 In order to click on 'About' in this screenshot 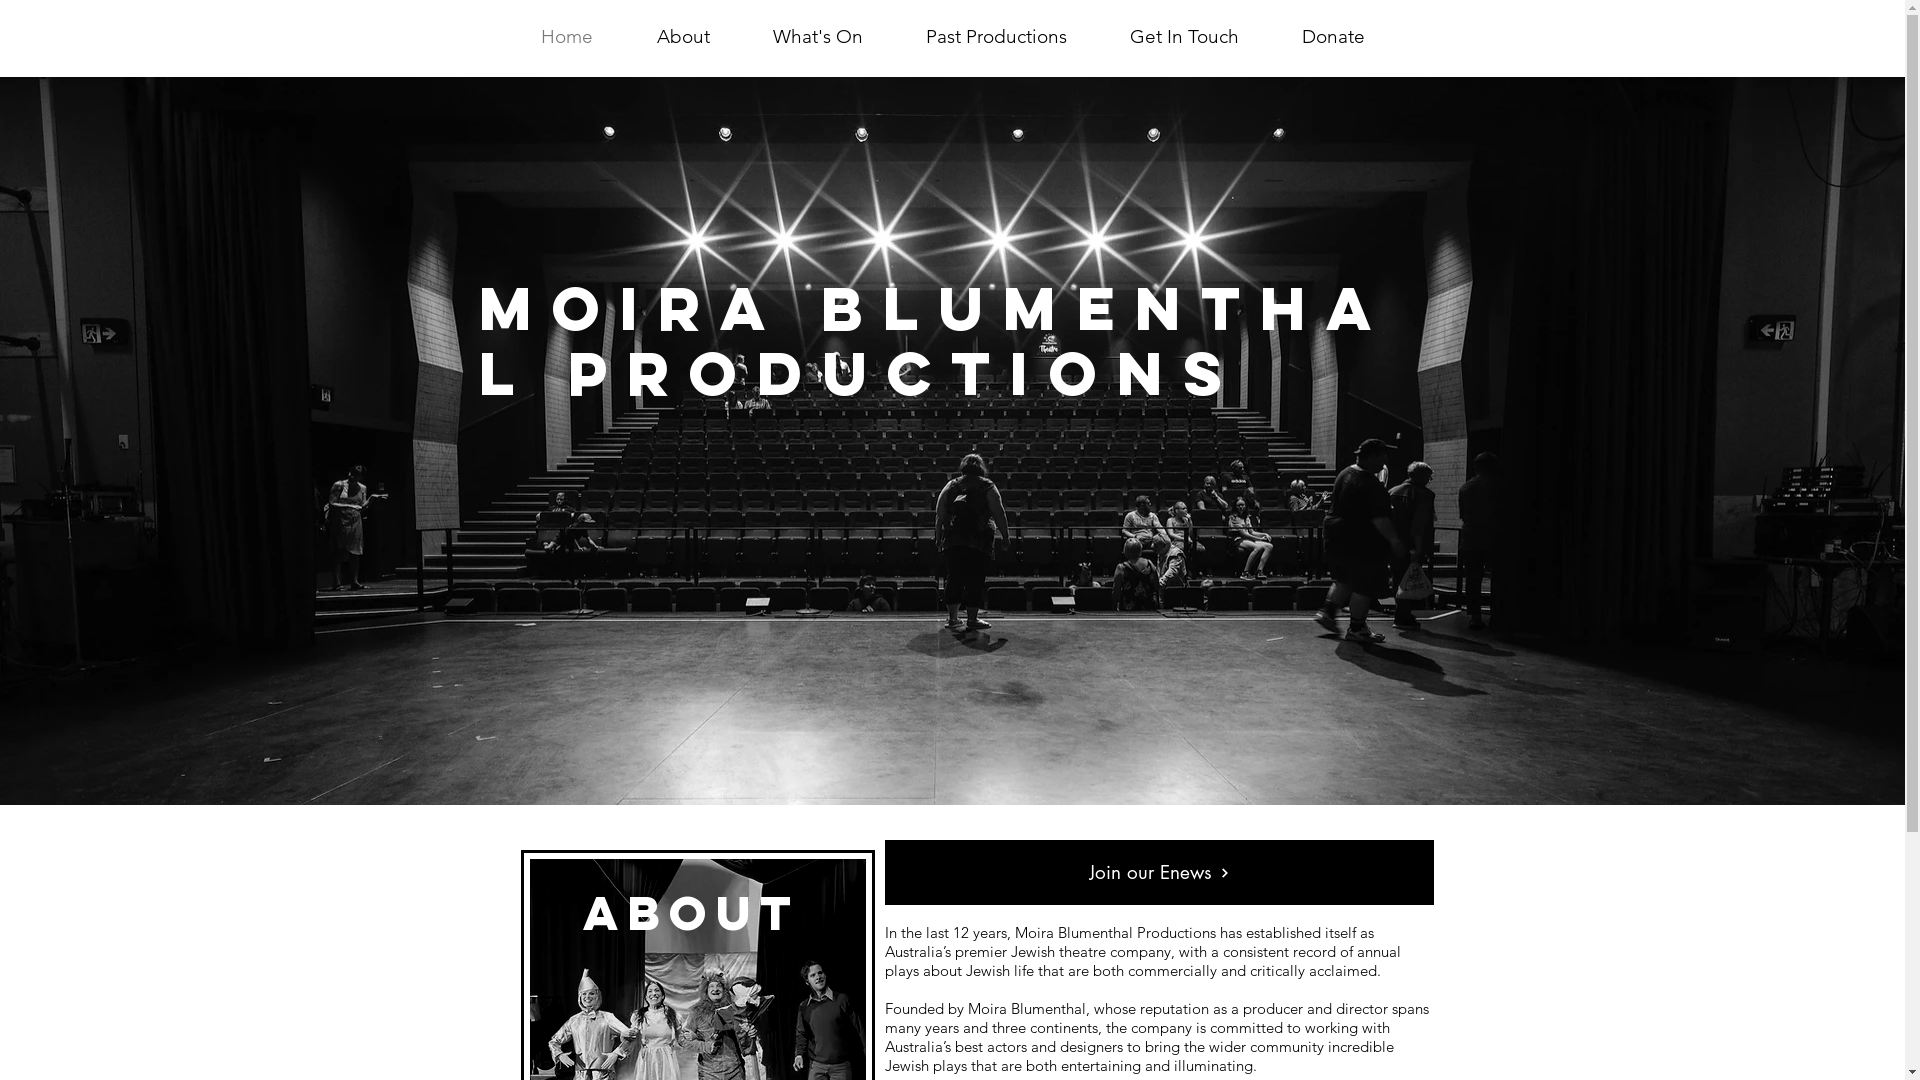, I will do `click(682, 37)`.